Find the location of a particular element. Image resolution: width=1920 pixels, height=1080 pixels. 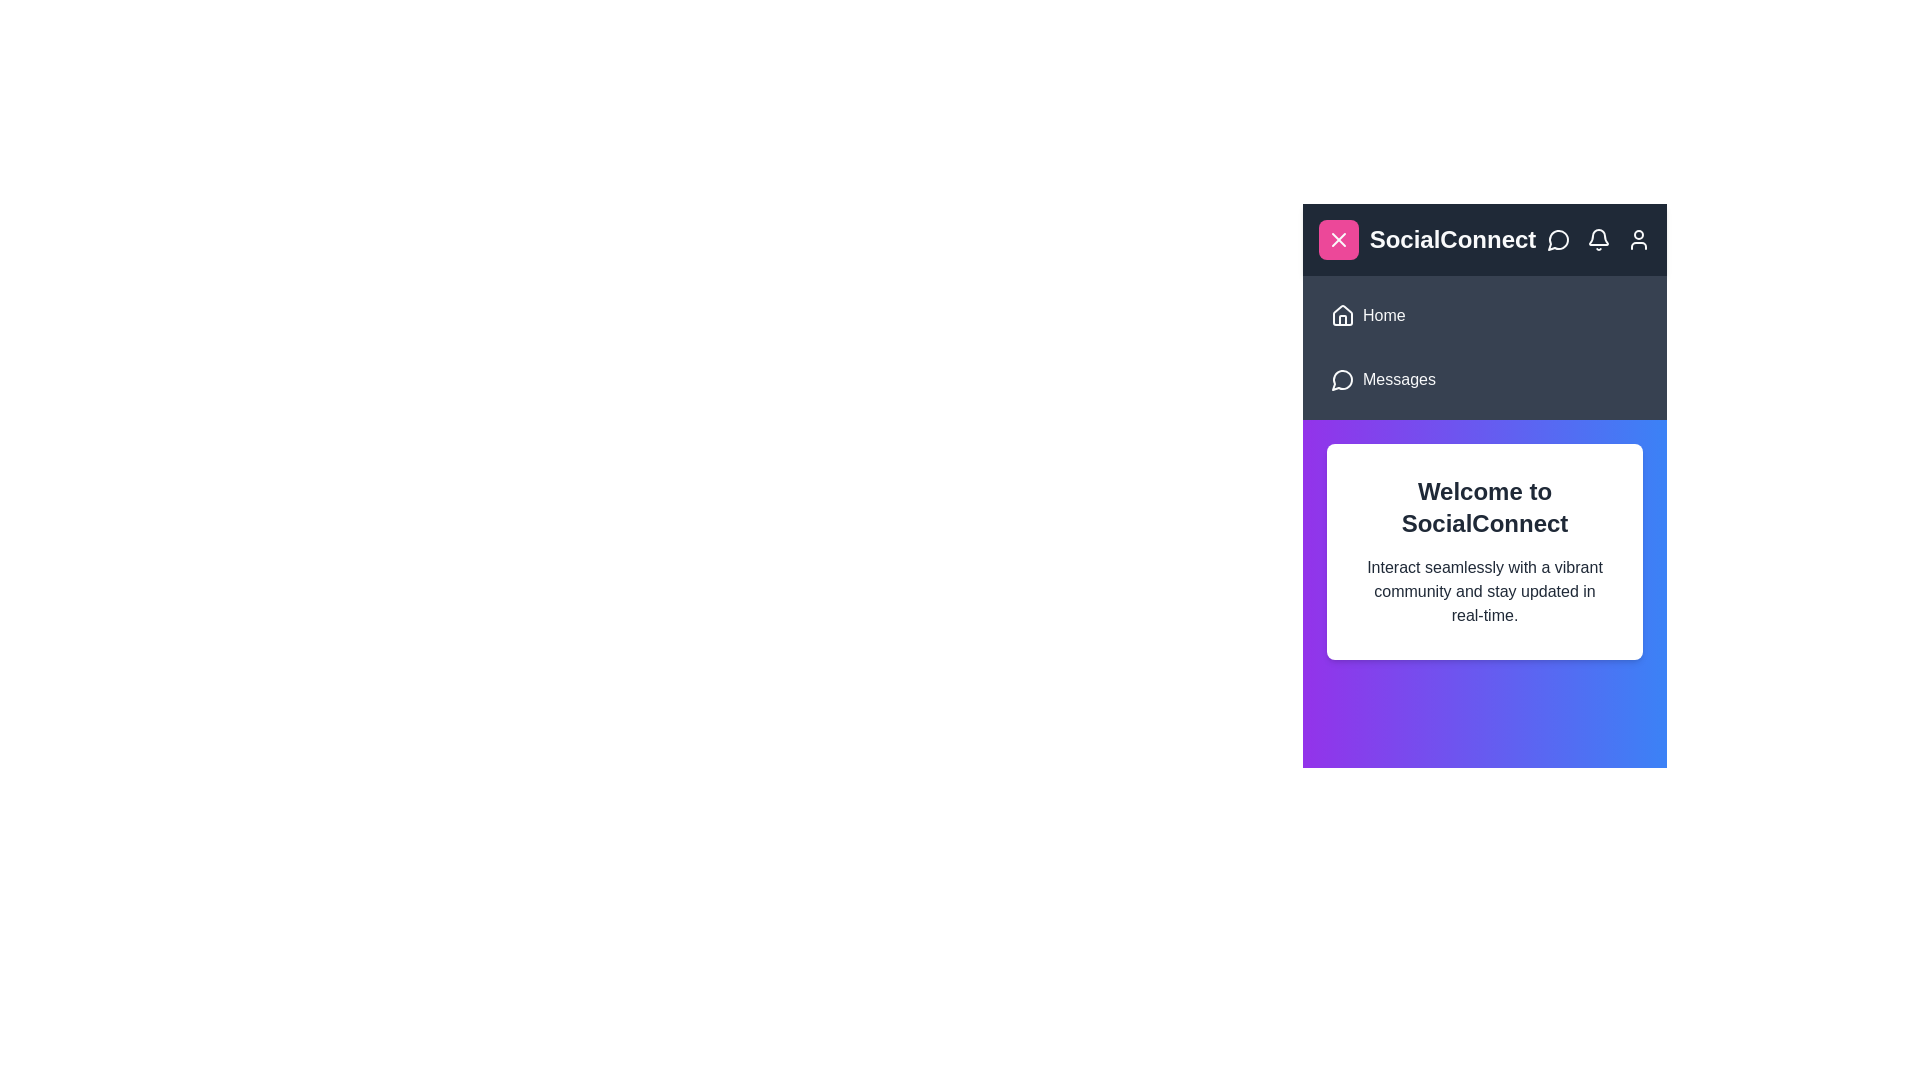

the Messages menu item is located at coordinates (1484, 380).